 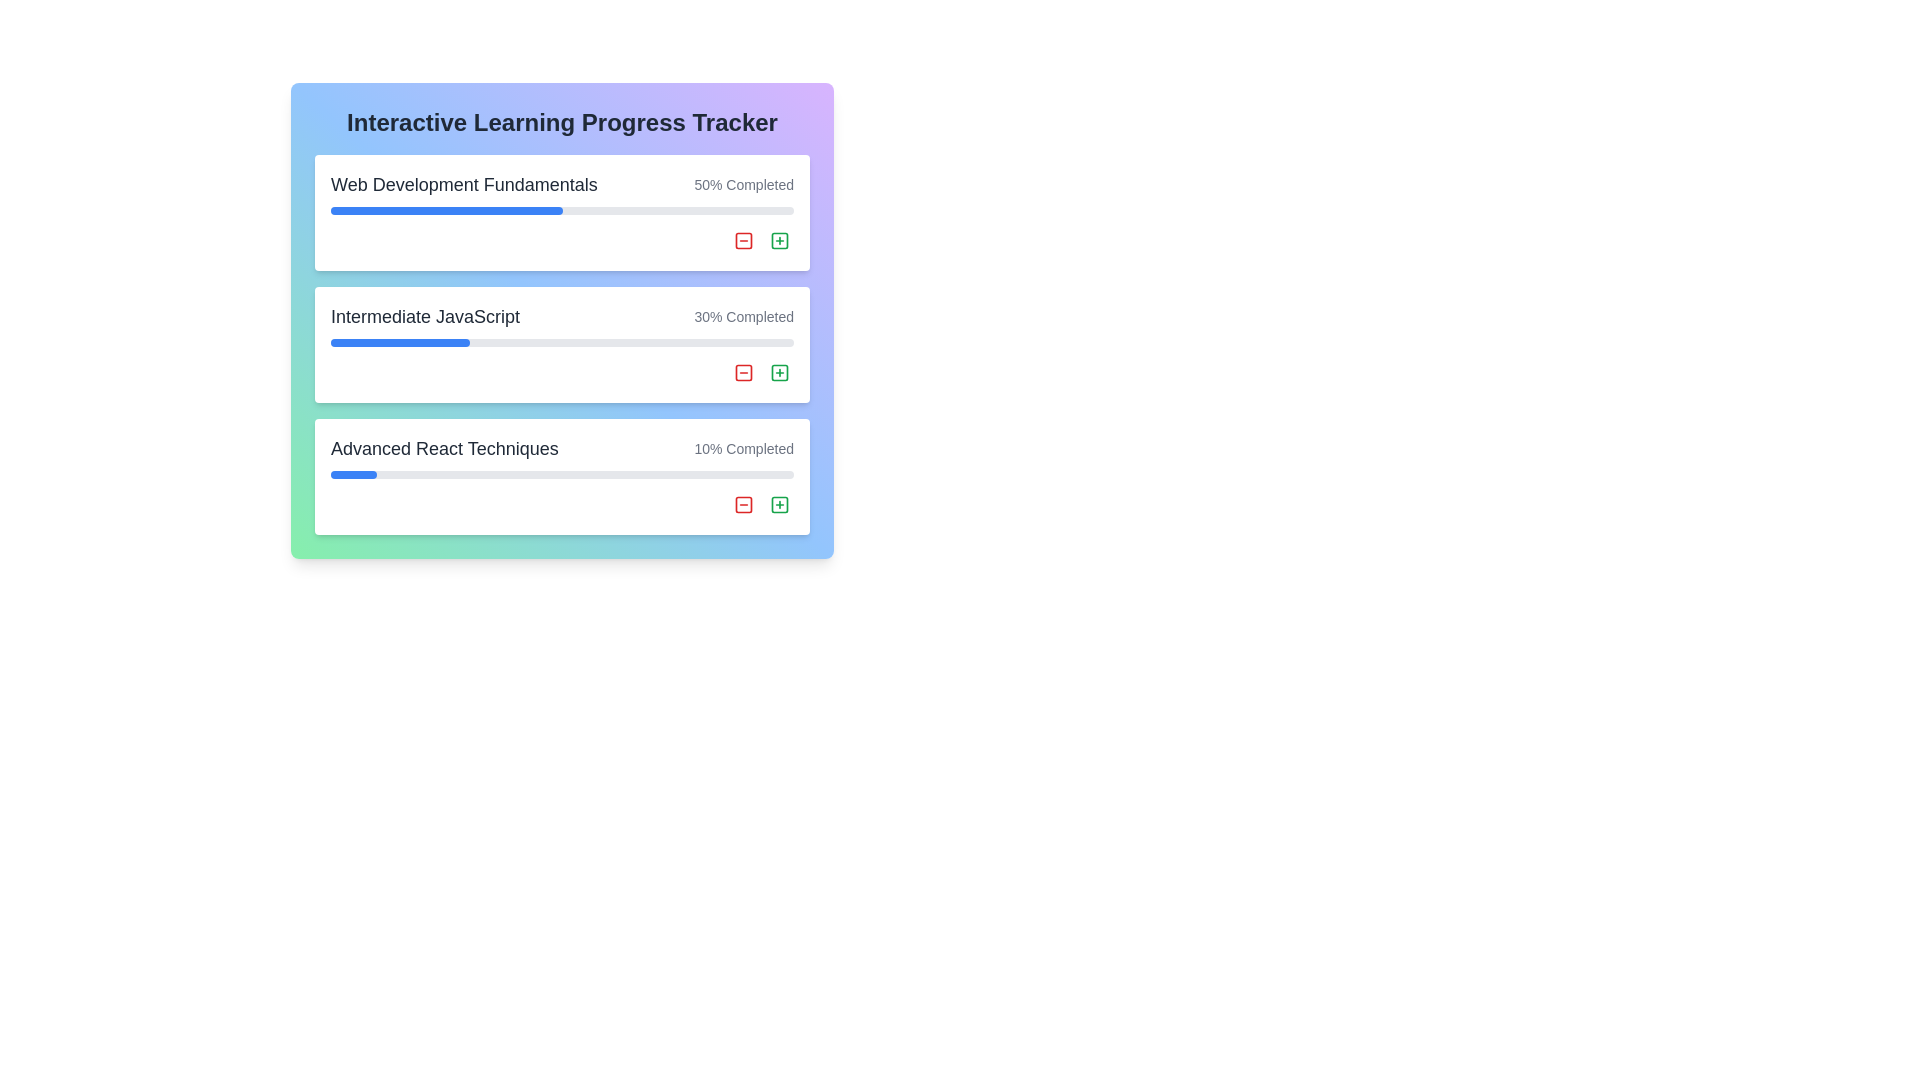 What do you see at coordinates (743, 504) in the screenshot?
I see `the red square button with a minus sign icon located at the bottom-right corner of the 'Advanced React Techniques' section for accessibility purposes` at bounding box center [743, 504].